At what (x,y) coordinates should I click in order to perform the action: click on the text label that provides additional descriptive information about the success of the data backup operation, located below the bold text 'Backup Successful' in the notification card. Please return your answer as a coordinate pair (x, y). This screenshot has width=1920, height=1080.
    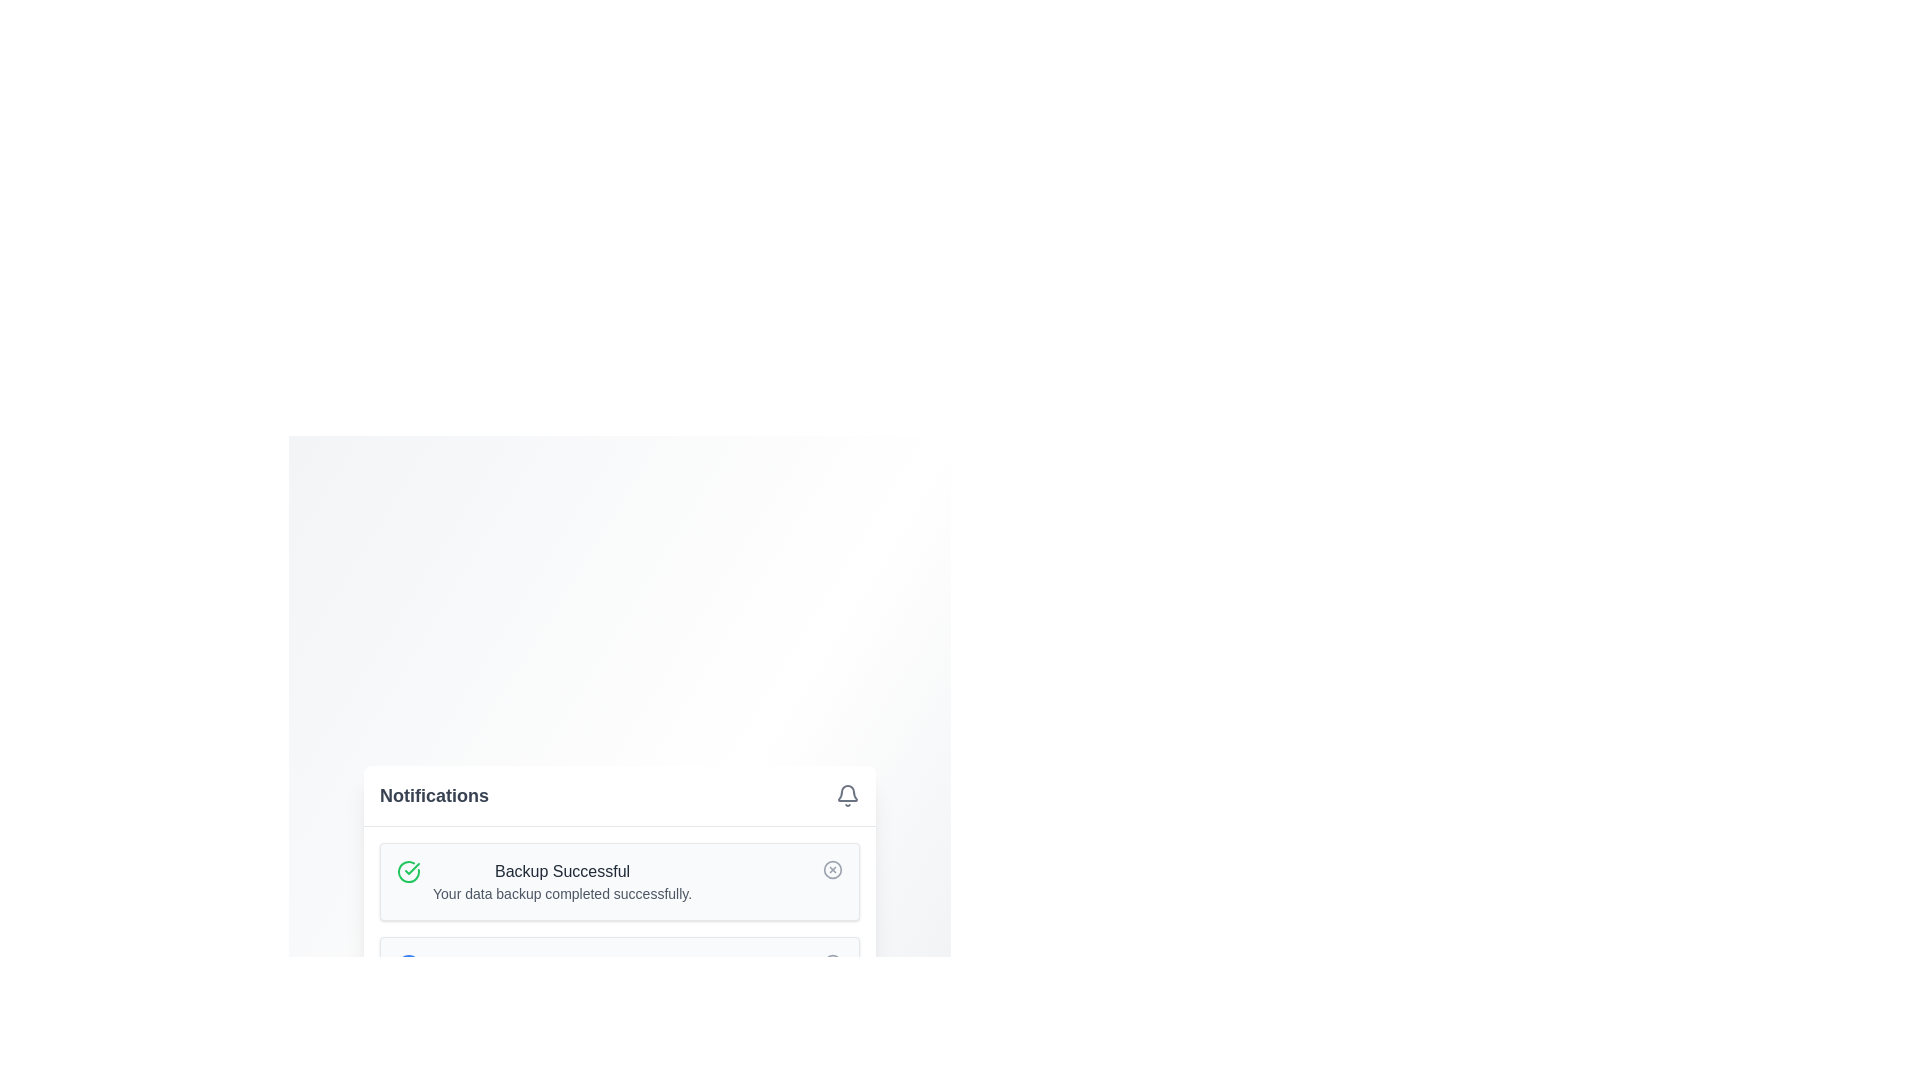
    Looking at the image, I should click on (561, 893).